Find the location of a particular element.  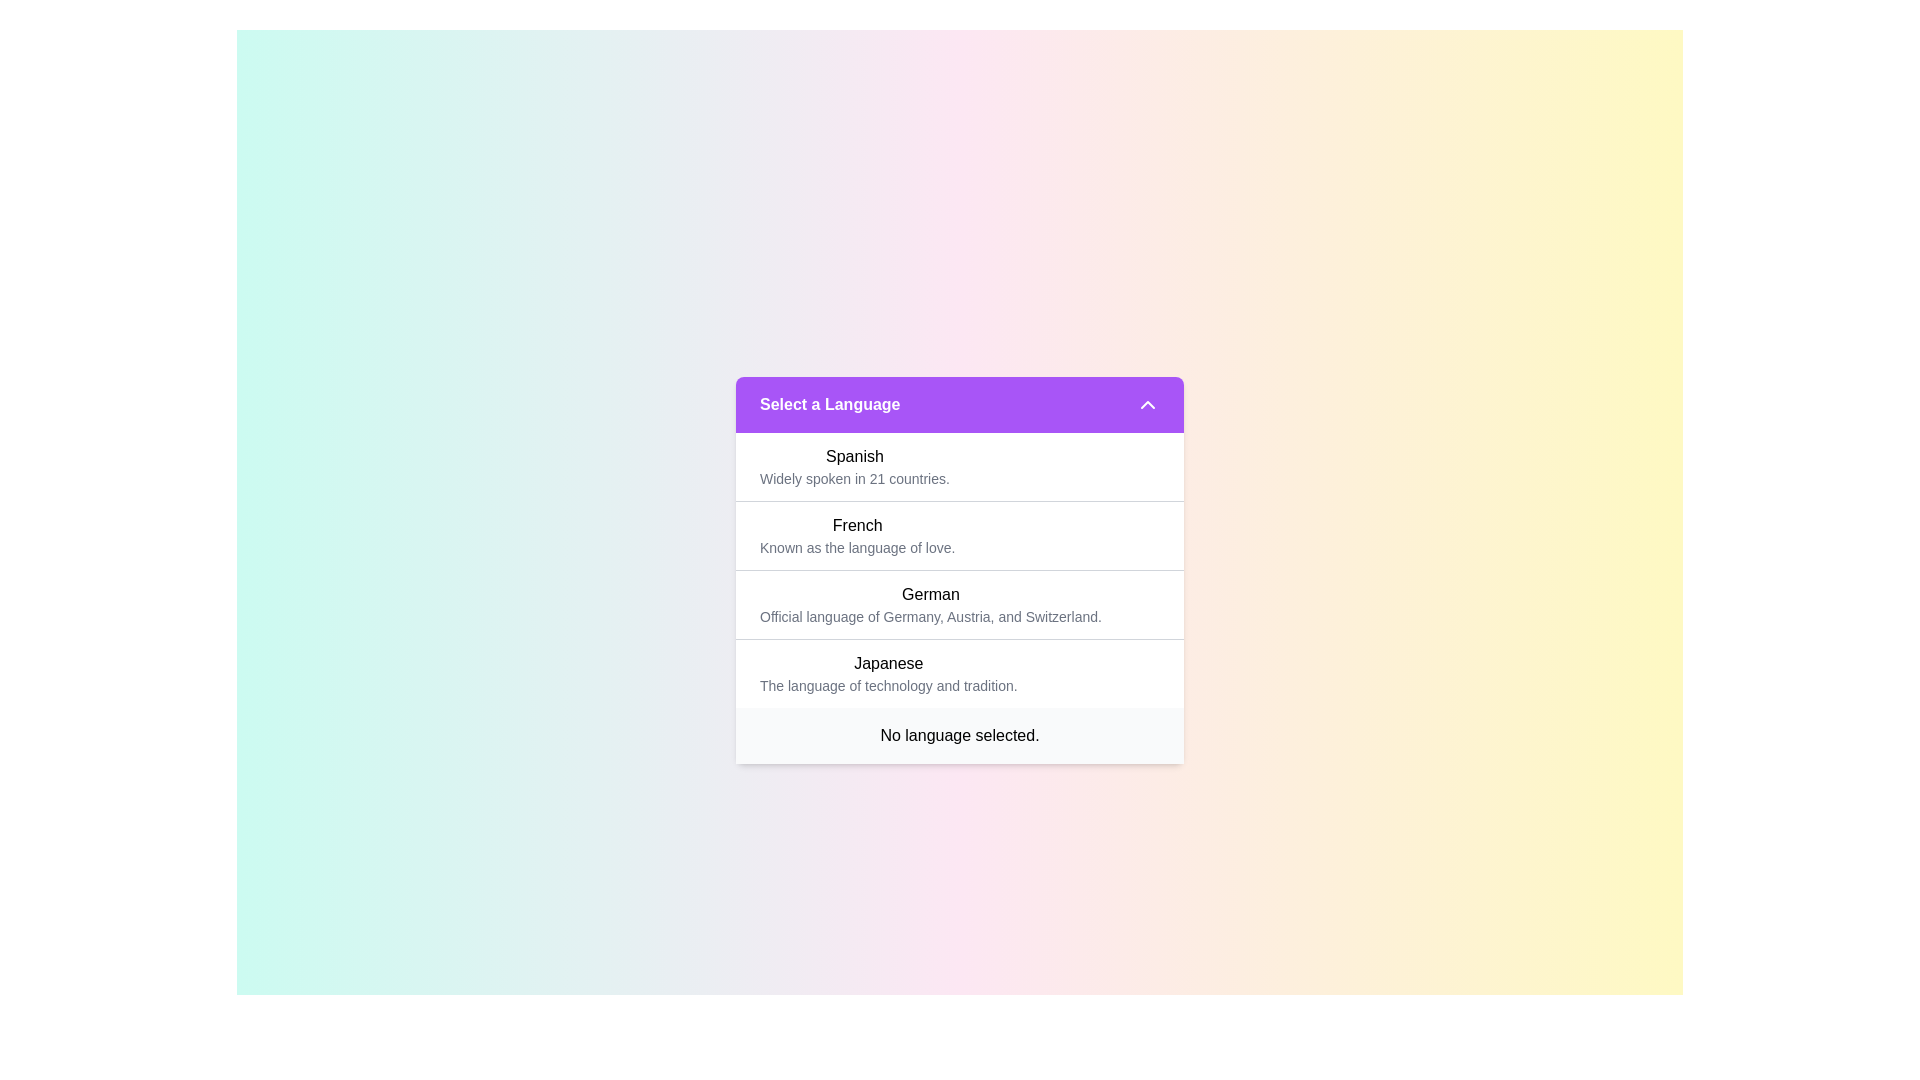

the fourth list item in the 'Select a Language' dropdown menu that displays 'Japanese' and its description is located at coordinates (887, 673).